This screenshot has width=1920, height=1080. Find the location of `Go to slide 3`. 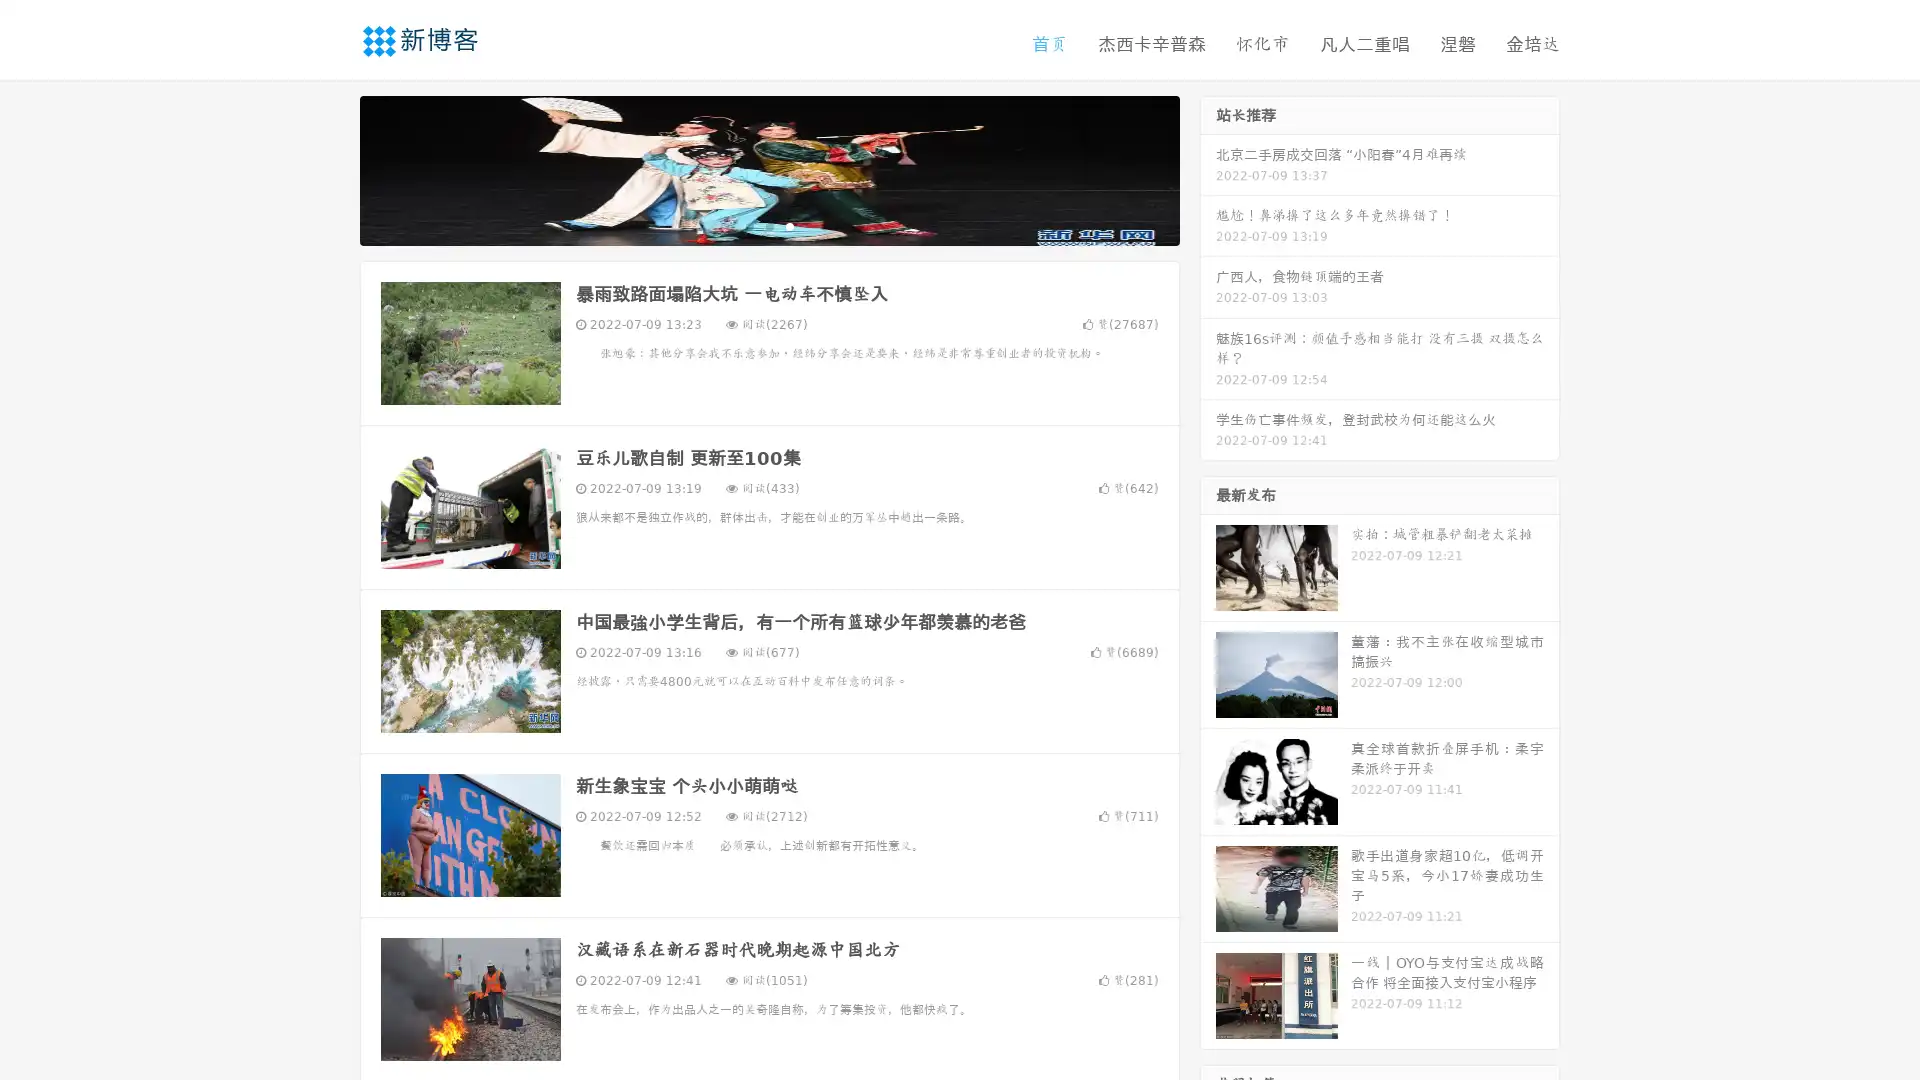

Go to slide 3 is located at coordinates (789, 225).